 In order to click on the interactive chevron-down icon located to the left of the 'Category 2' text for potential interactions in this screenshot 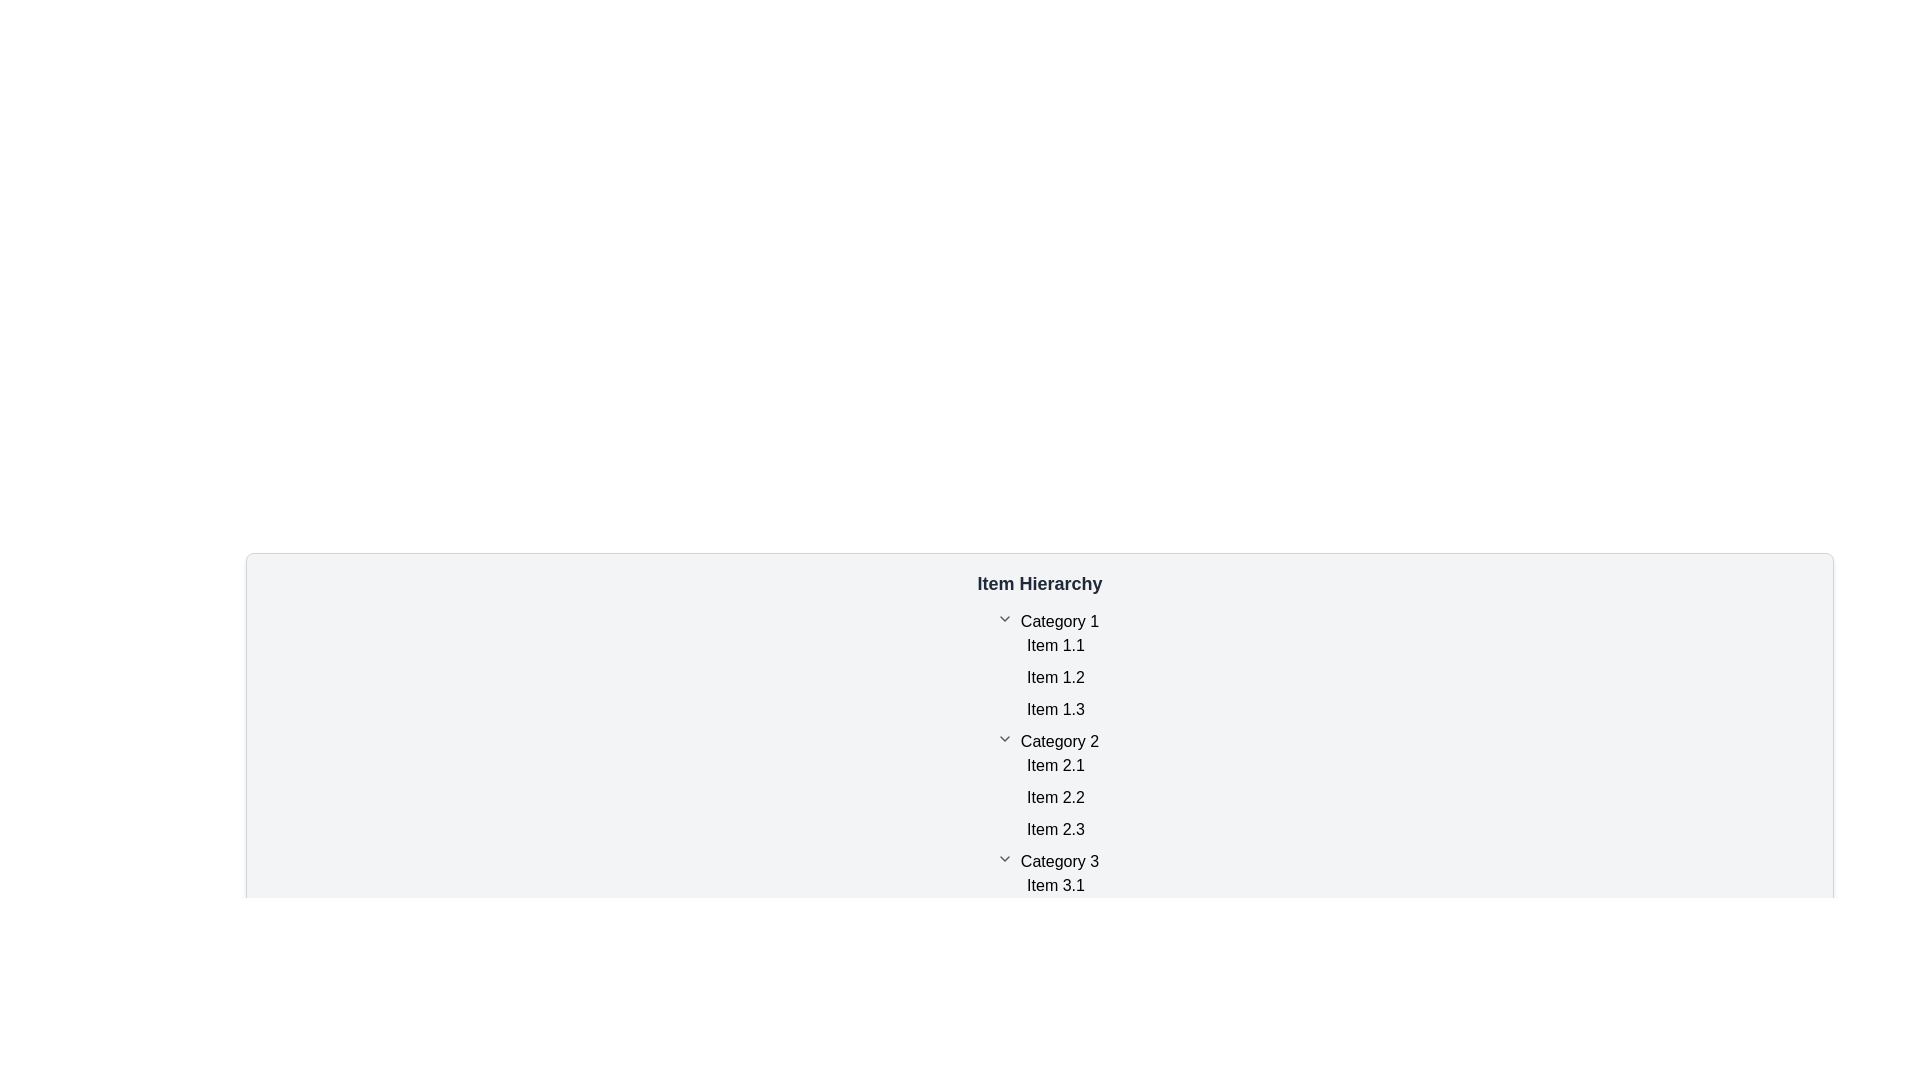, I will do `click(1004, 739)`.